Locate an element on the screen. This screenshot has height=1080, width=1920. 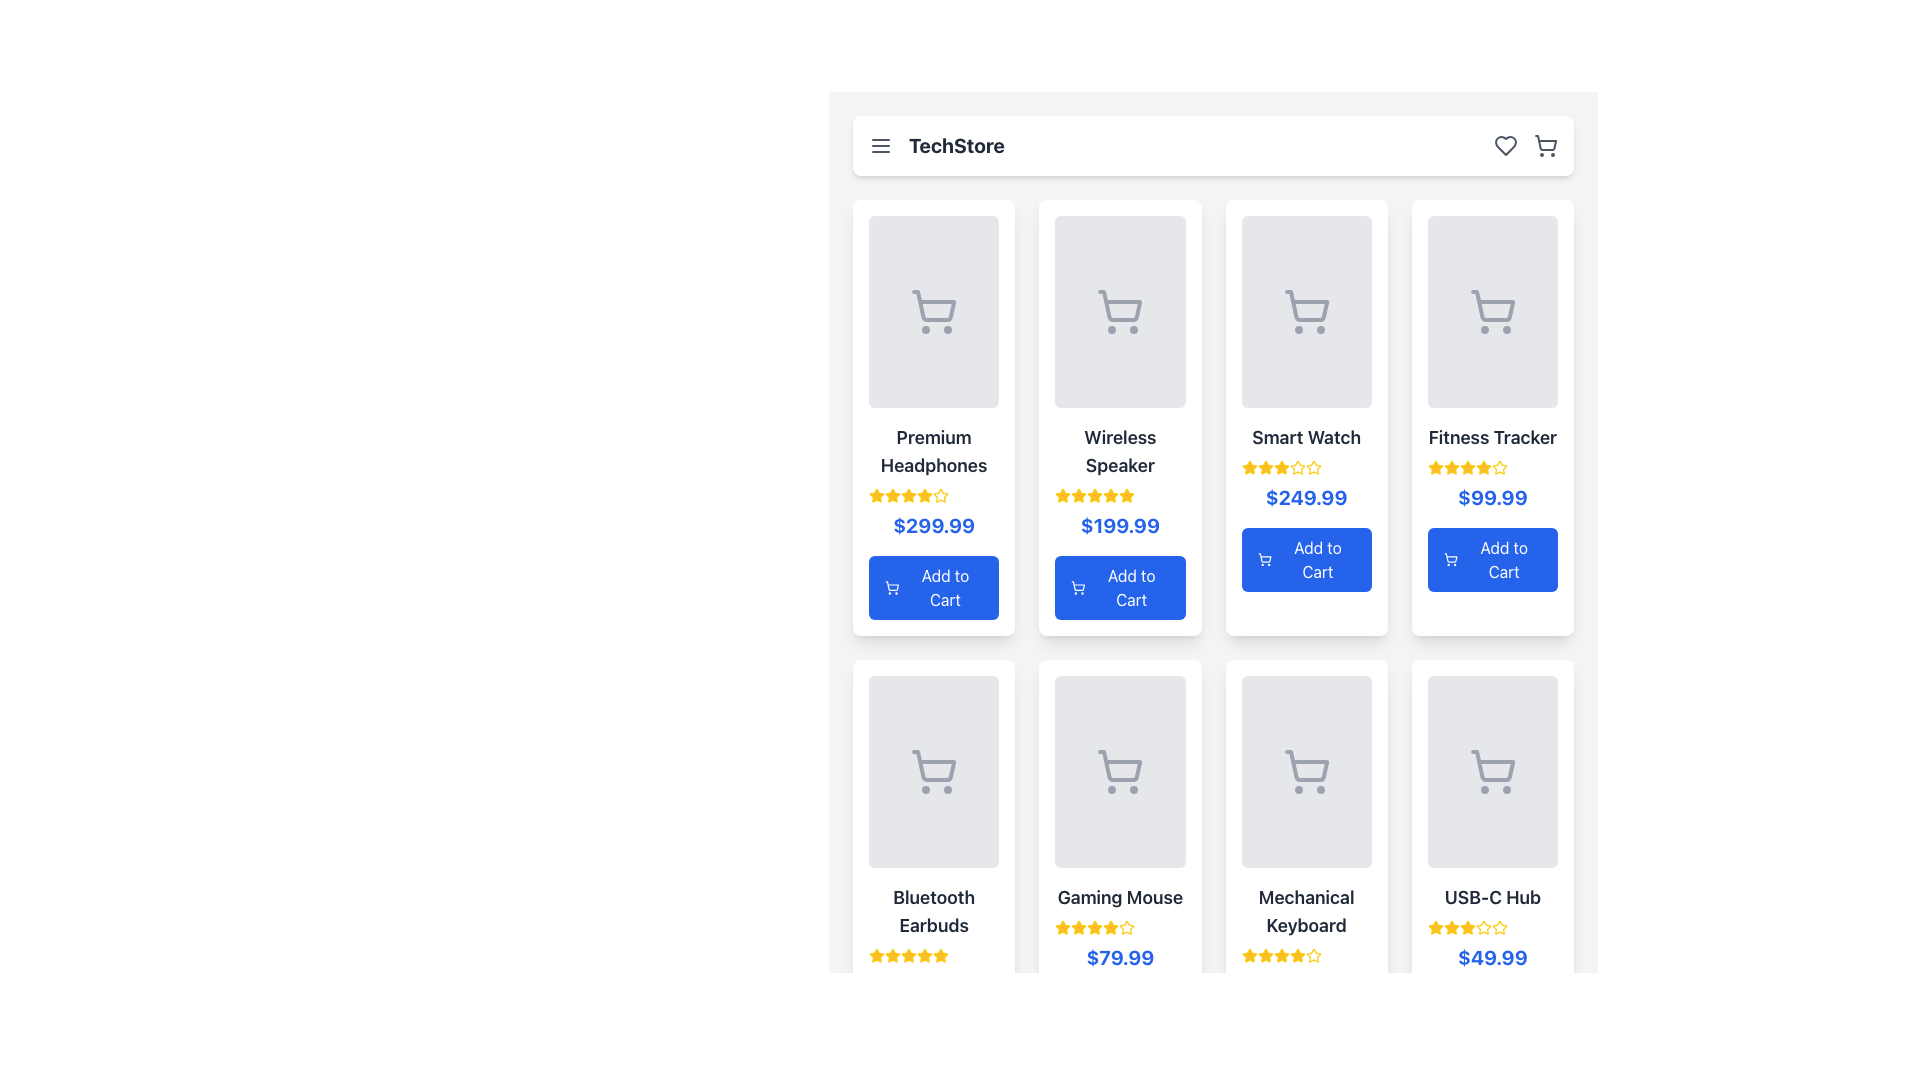
the 'Add to Cart' button for the 'Premium Headphones' product through keyboard navigation is located at coordinates (933, 586).